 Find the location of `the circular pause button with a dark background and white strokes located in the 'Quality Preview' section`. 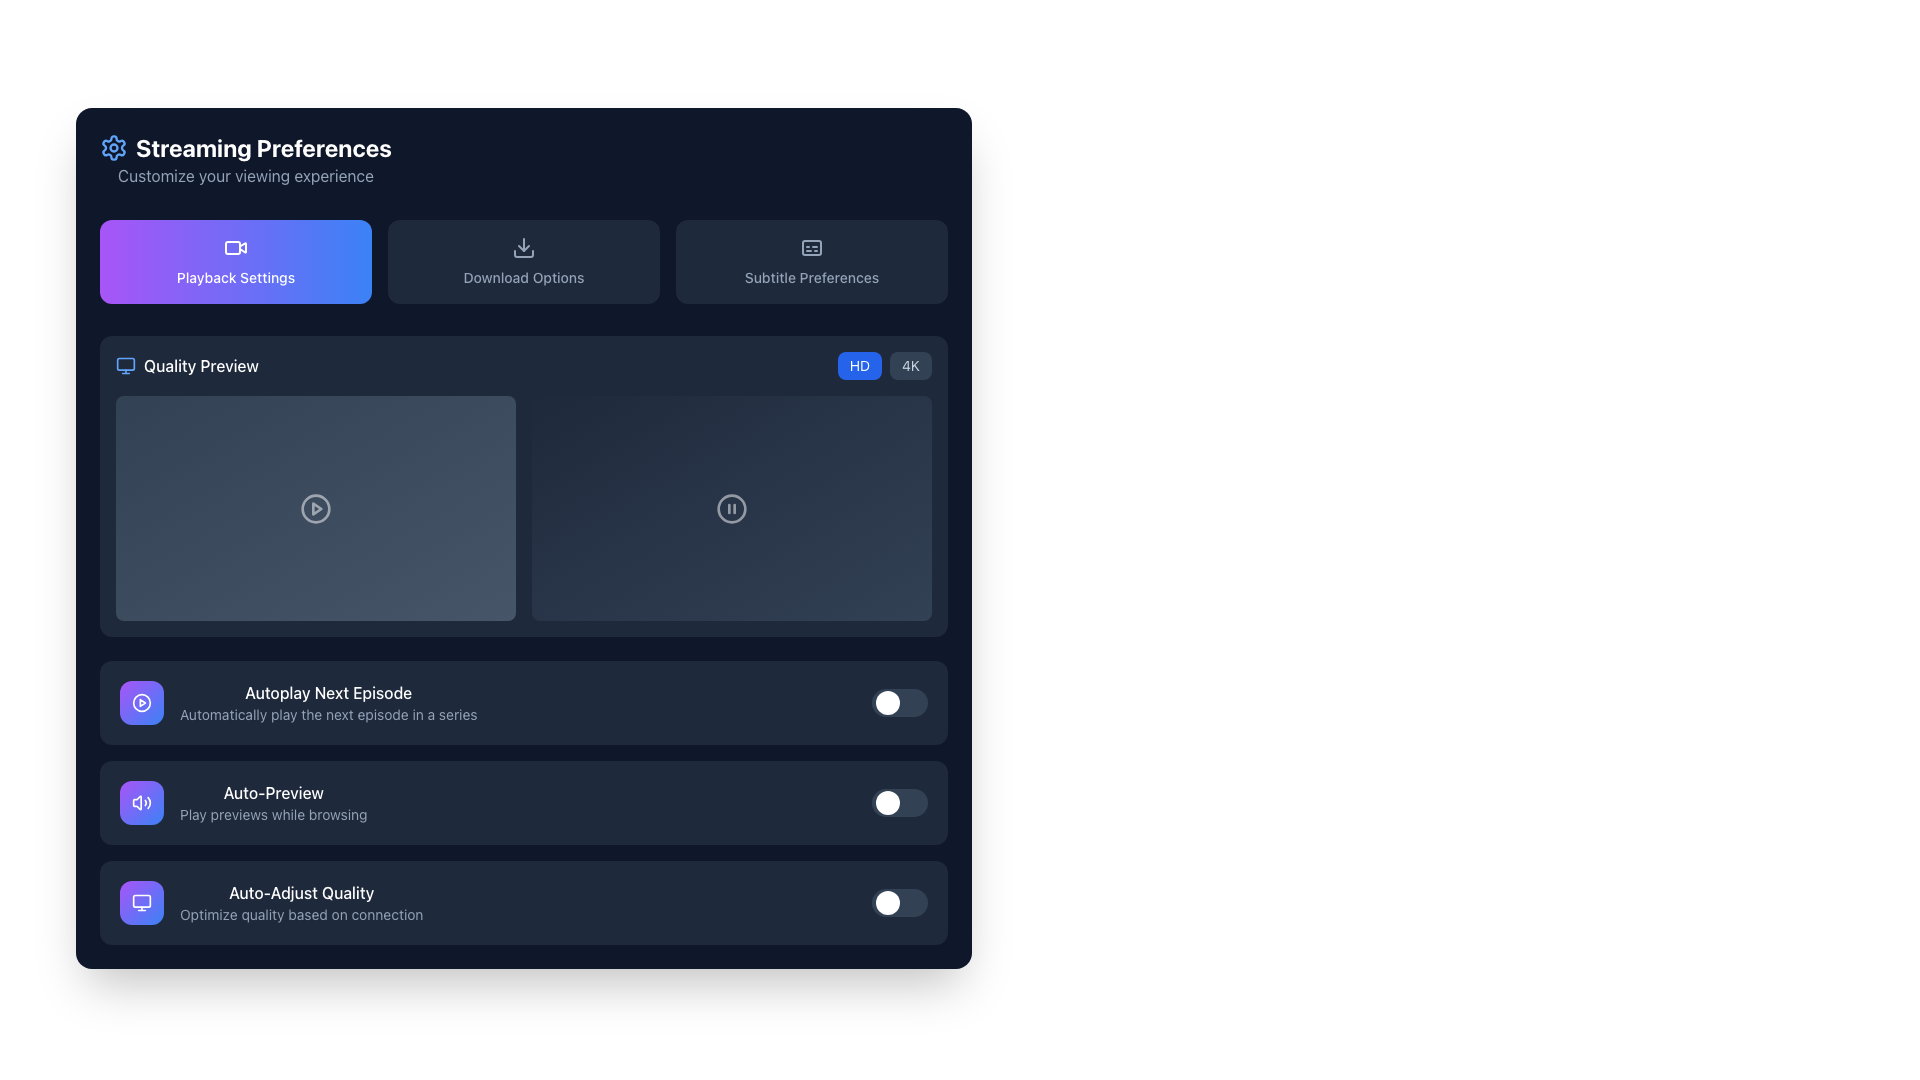

the circular pause button with a dark background and white strokes located in the 'Quality Preview' section is located at coordinates (730, 507).